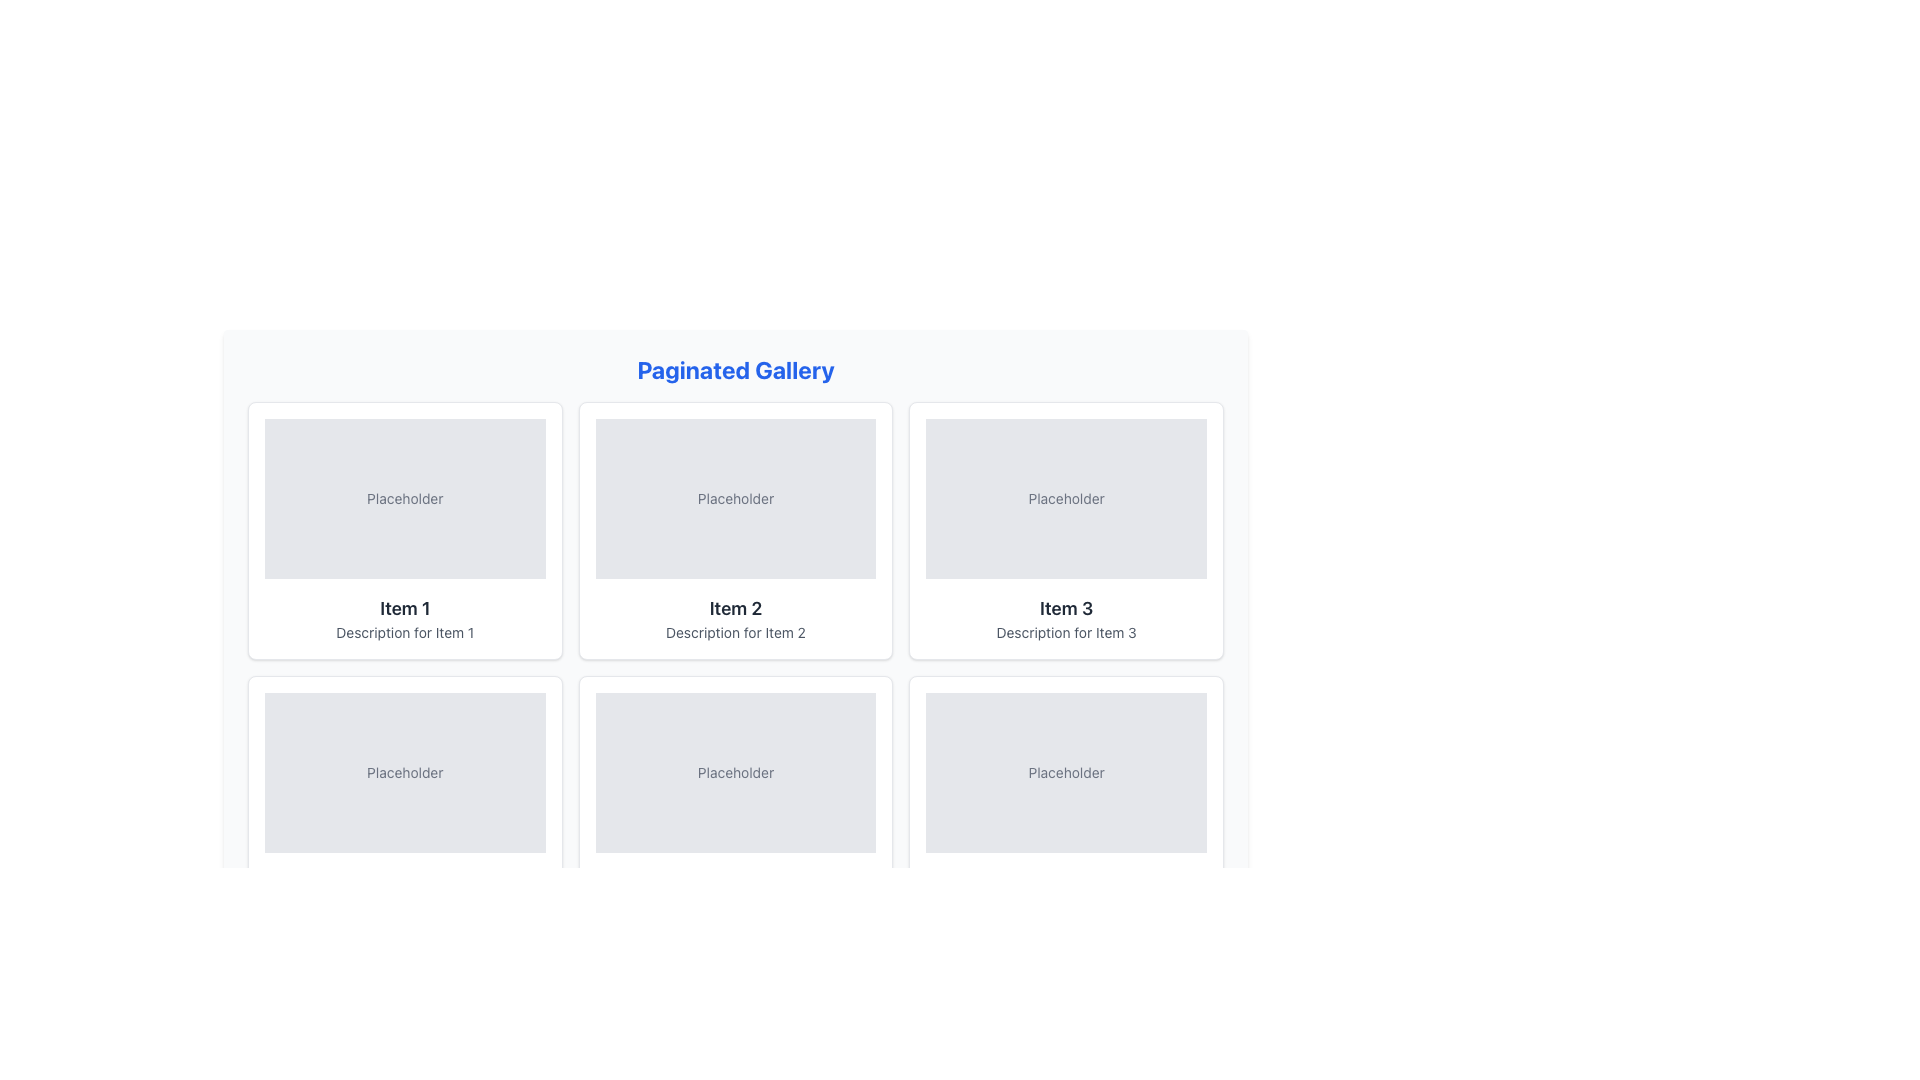  Describe the element at coordinates (734, 632) in the screenshot. I see `text label displaying 'Description for Item 2' located underneath the title 'Item 2' in the second card of the top row` at that location.